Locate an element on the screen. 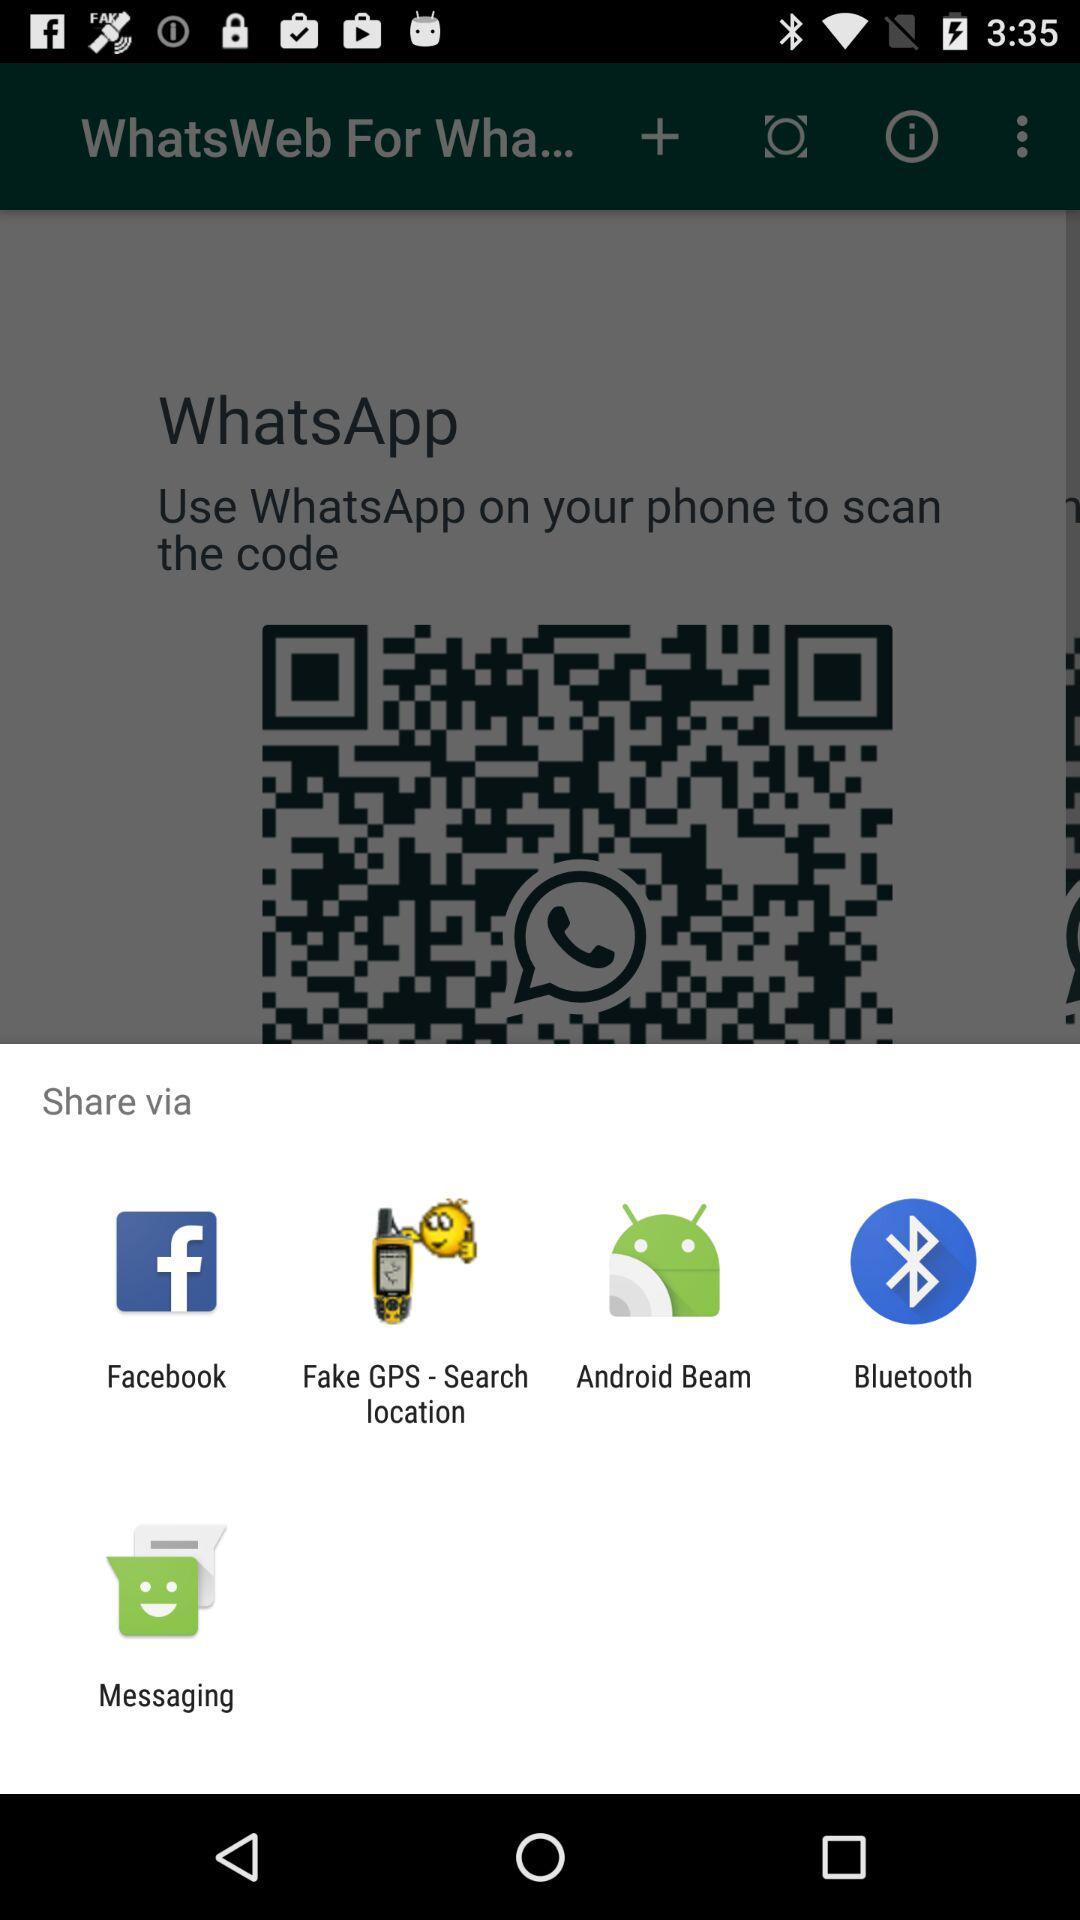 The width and height of the screenshot is (1080, 1920). icon next to android beam is located at coordinates (414, 1392).